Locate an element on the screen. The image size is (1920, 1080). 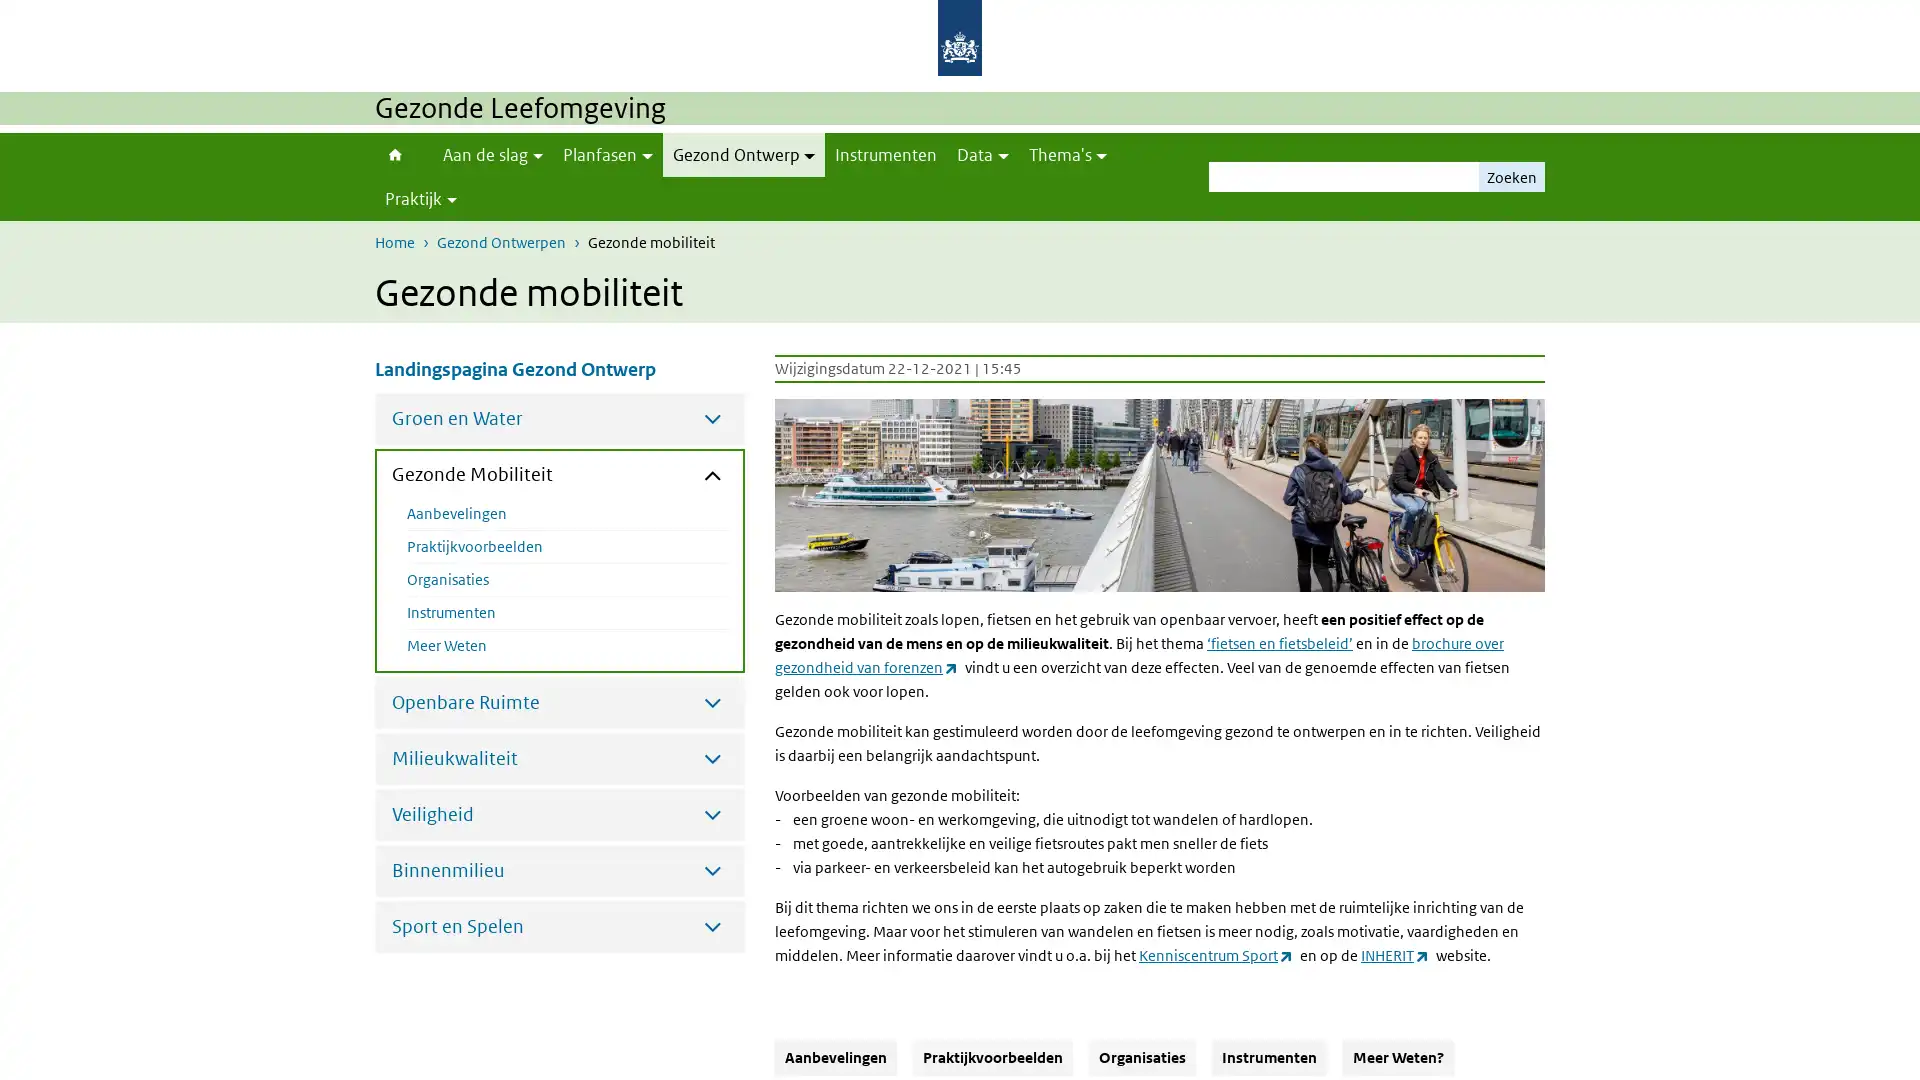
Submenu openen is located at coordinates (713, 813).